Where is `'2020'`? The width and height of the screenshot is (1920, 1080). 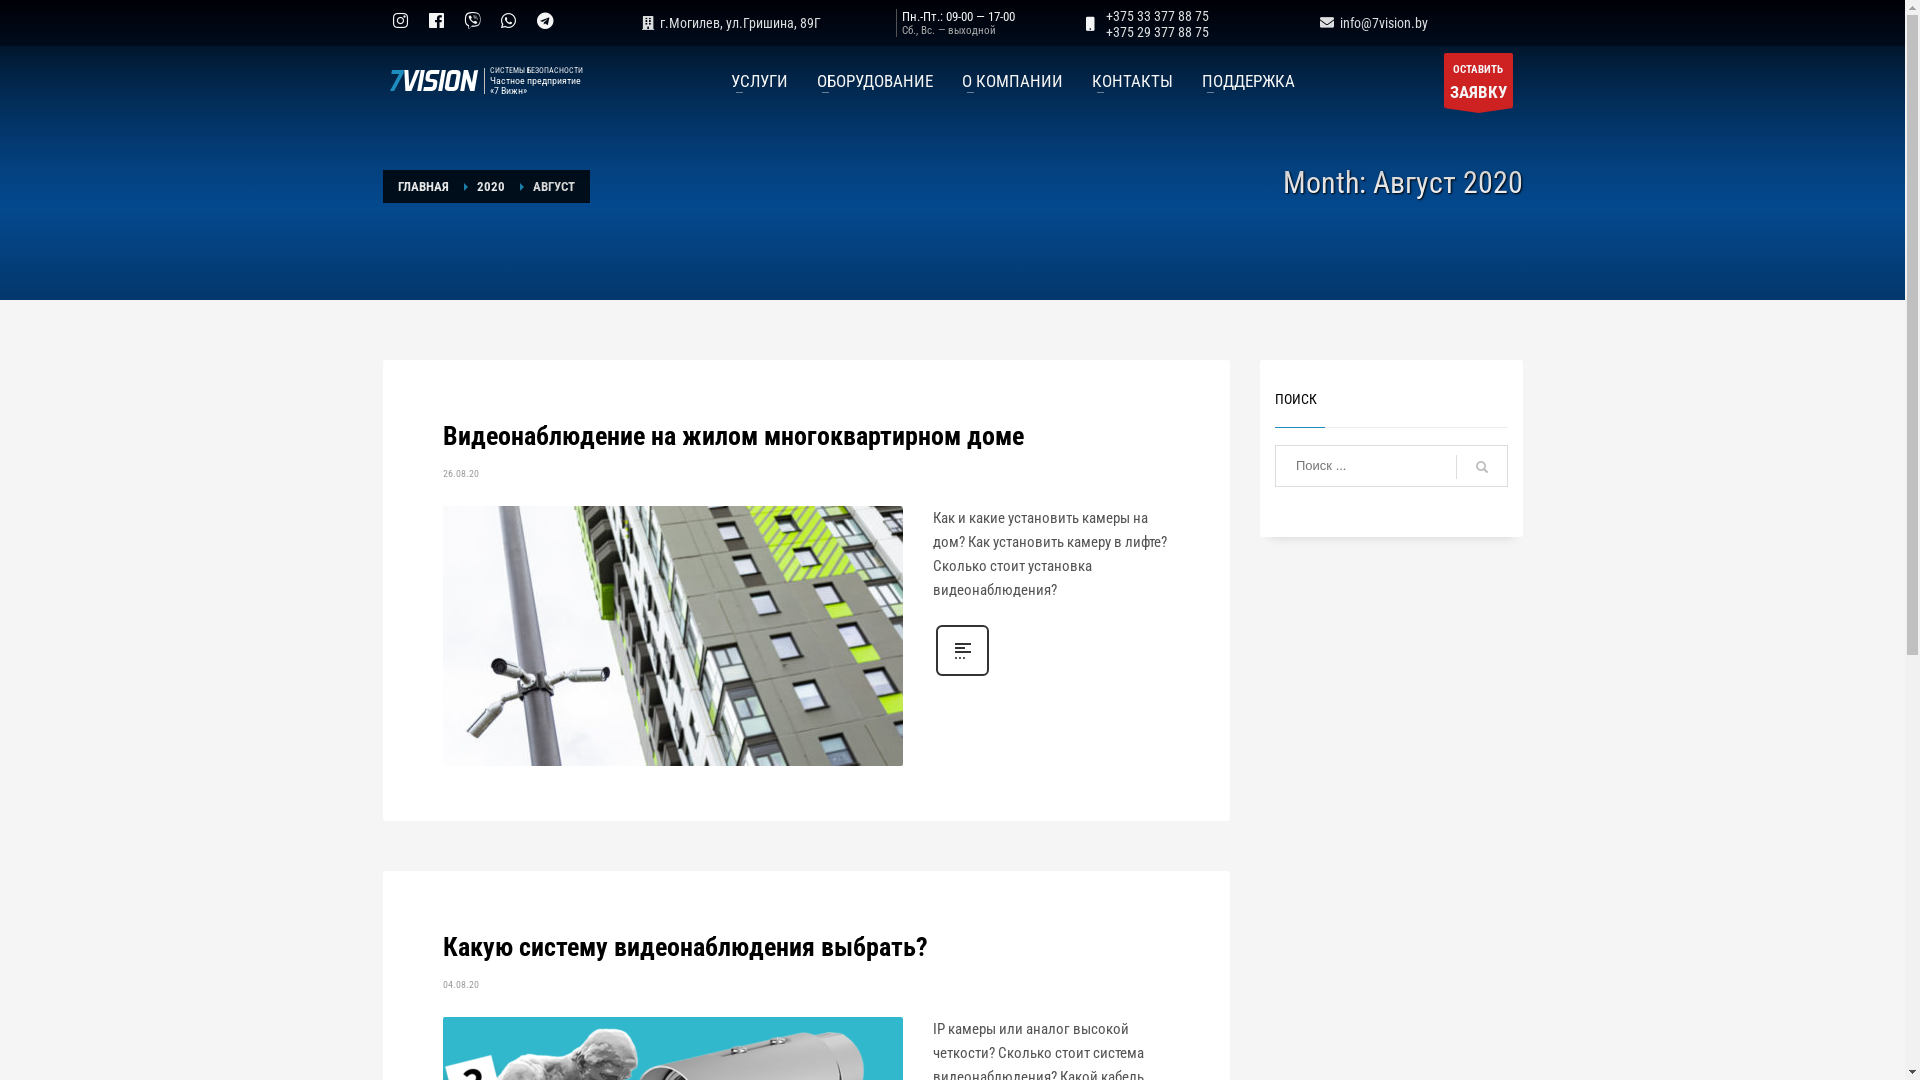
'2020' is located at coordinates (489, 186).